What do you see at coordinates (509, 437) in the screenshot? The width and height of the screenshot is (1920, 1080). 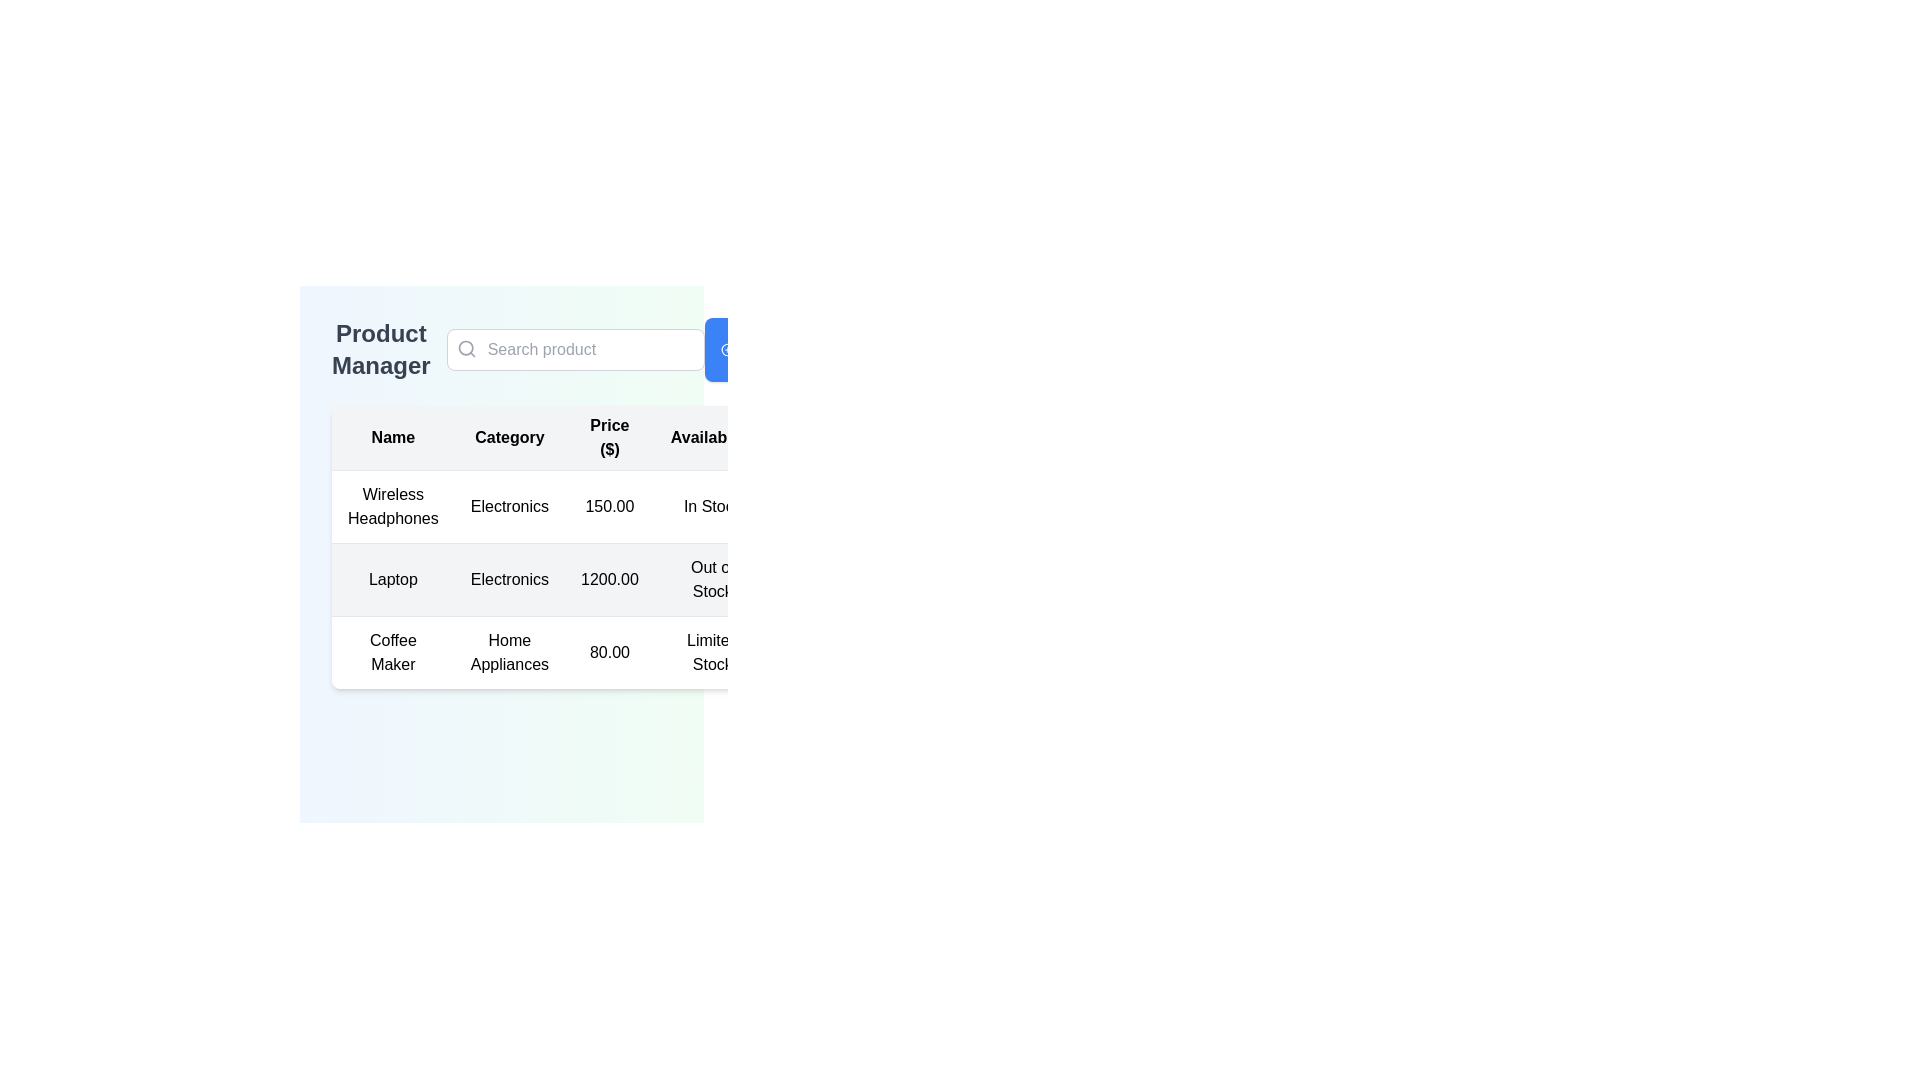 I see `text from the table header labeled 'Category', which is the second header in a row of headers in the upper section of the data grid` at bounding box center [509, 437].